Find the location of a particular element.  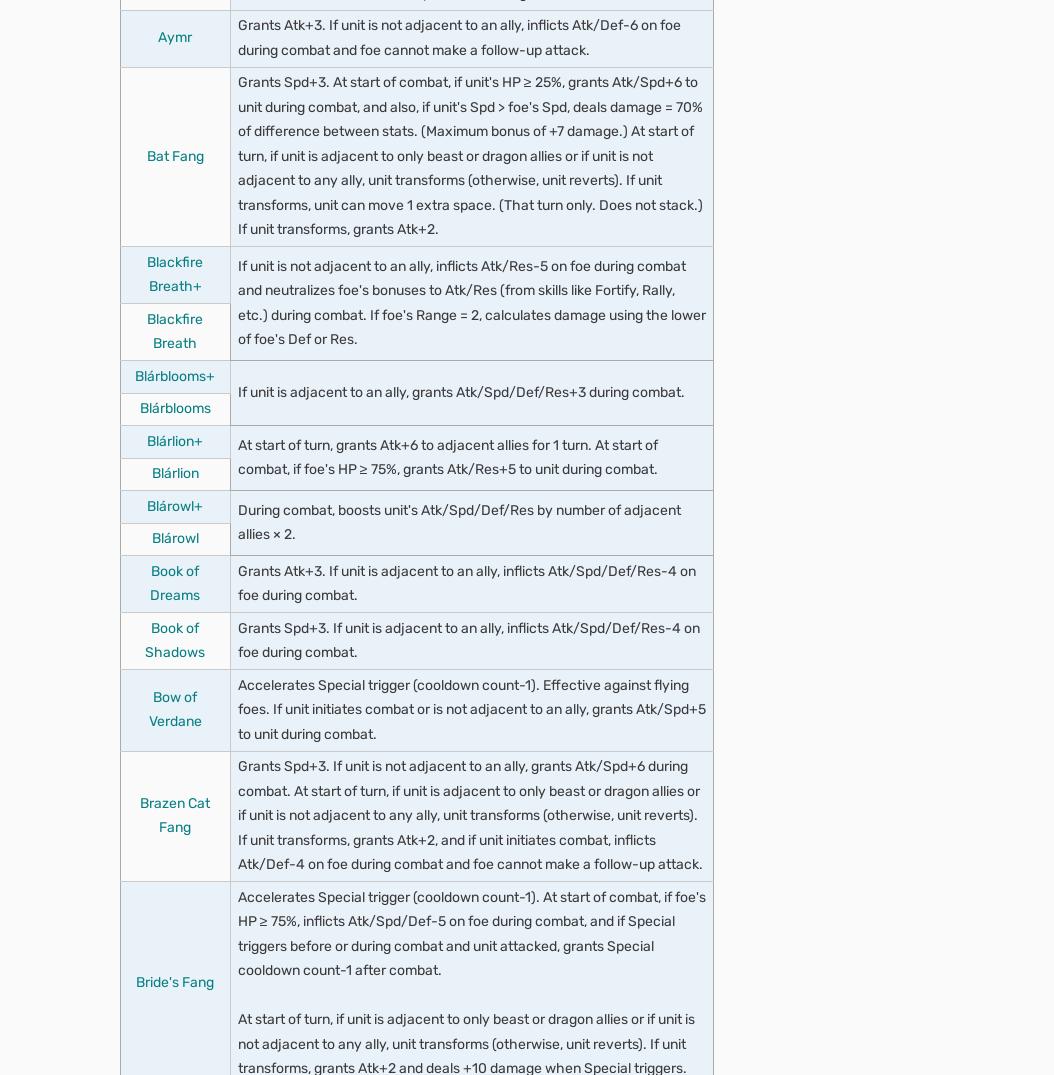

'At start of turn, if unit is not adjacent to an ally, grants Atk/Res+6 to unit for 1 turn.' is located at coordinates (260, 101).